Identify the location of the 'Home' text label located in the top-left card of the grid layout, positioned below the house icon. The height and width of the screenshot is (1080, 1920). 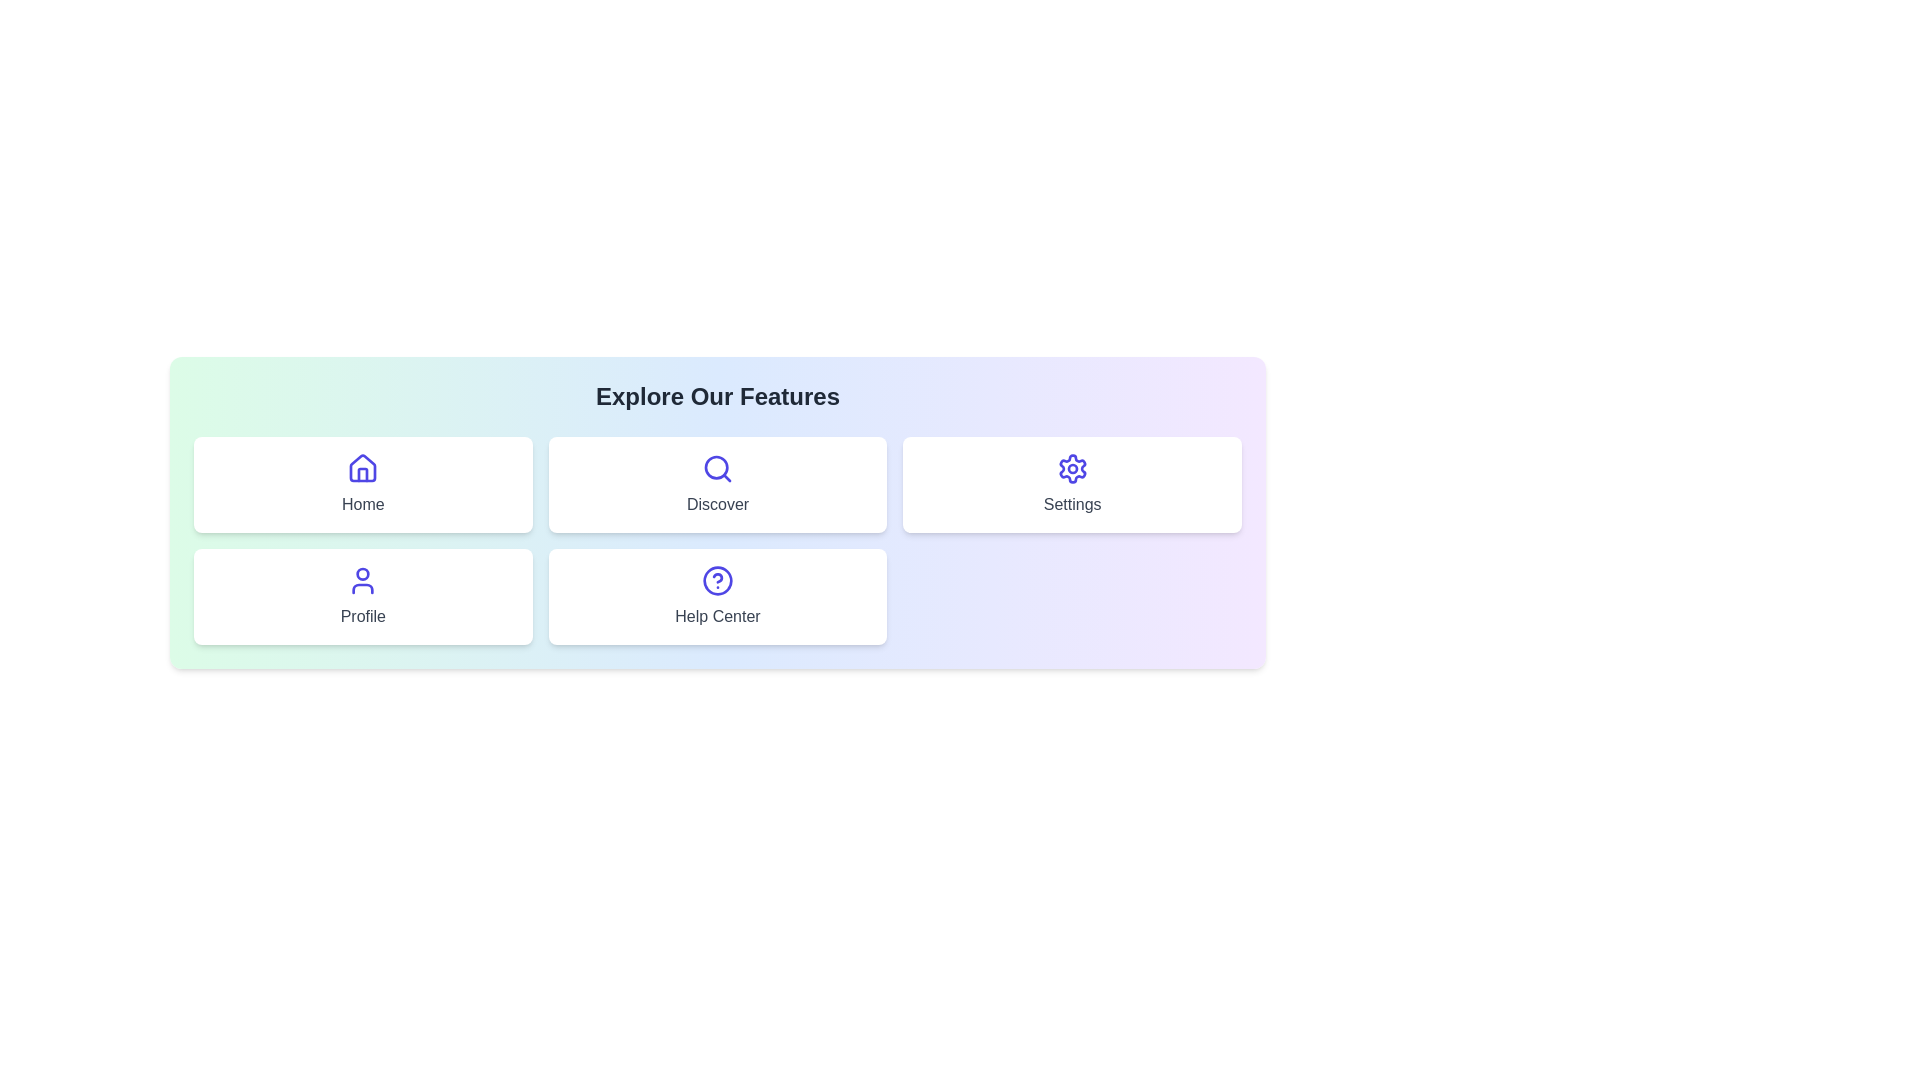
(363, 504).